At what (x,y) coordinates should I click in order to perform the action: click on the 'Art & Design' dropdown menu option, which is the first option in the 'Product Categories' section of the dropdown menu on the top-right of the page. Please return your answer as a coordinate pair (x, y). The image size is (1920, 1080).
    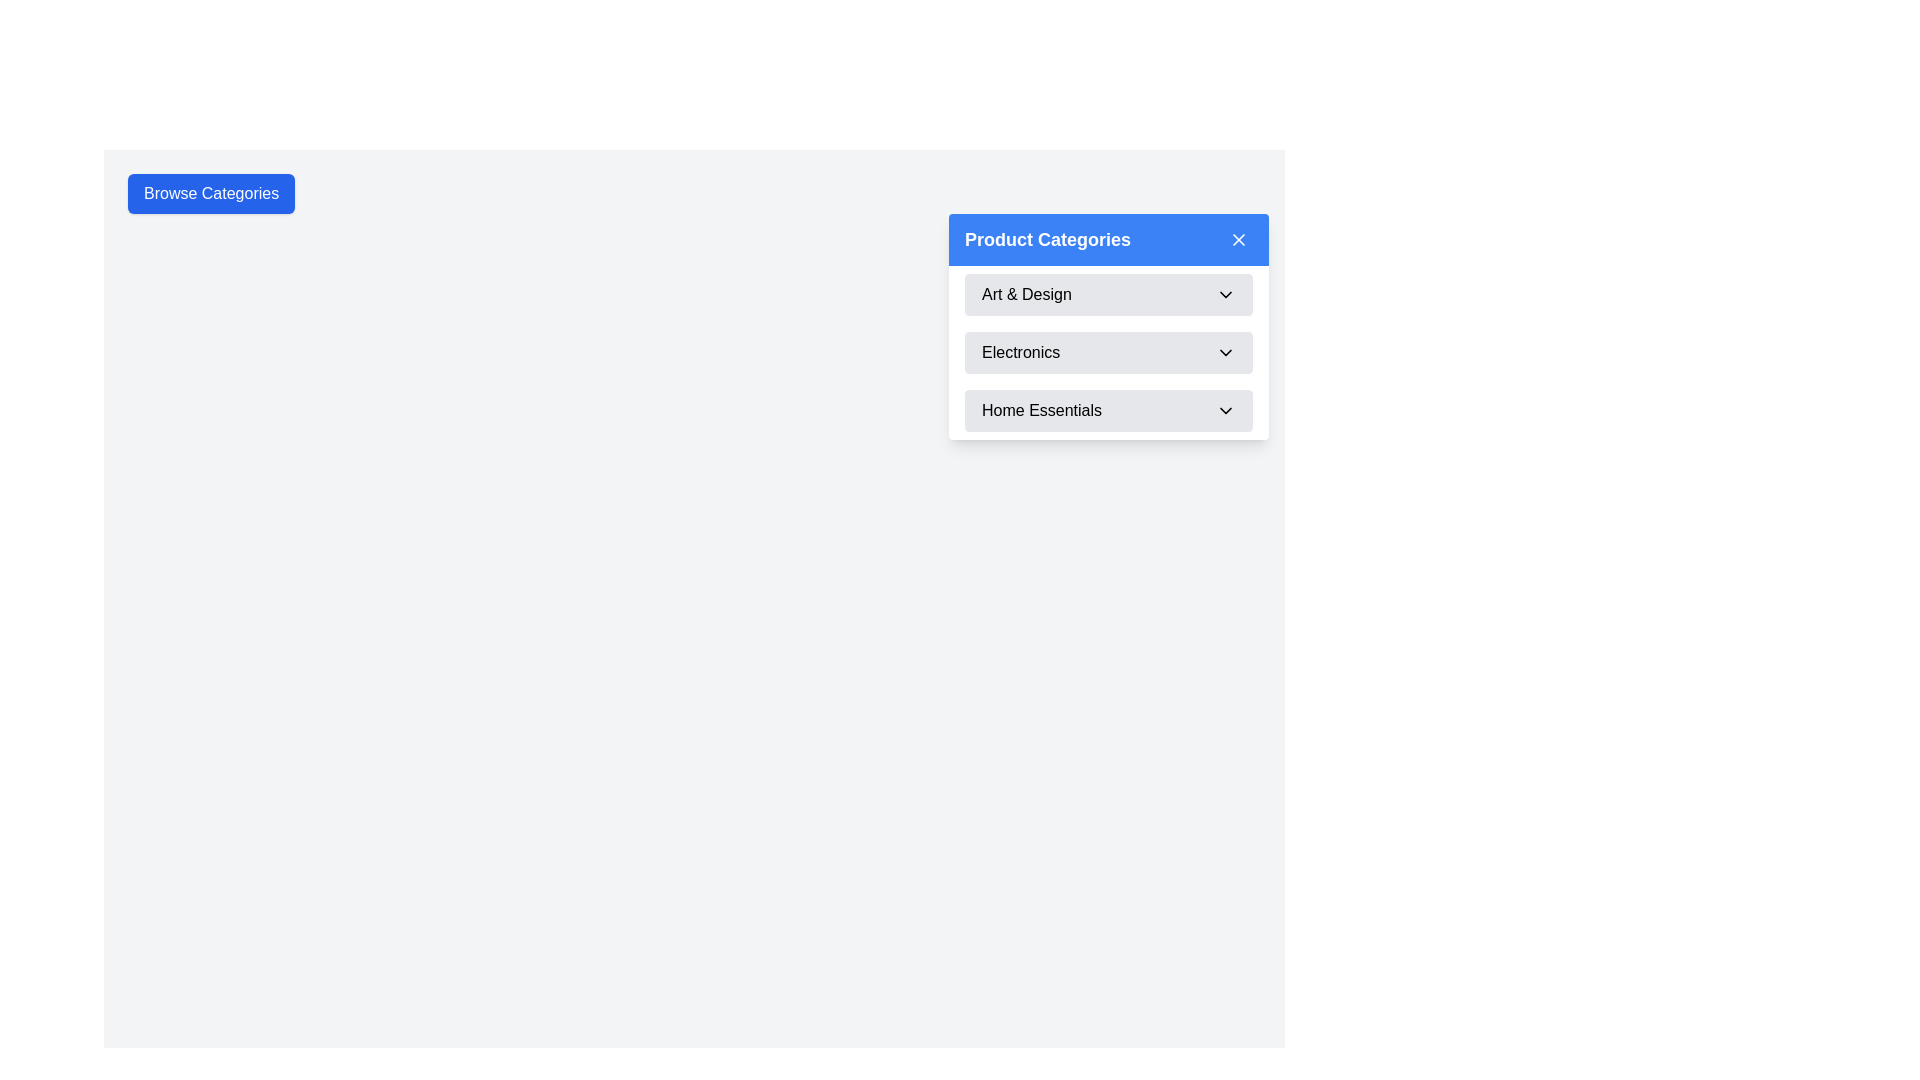
    Looking at the image, I should click on (1107, 294).